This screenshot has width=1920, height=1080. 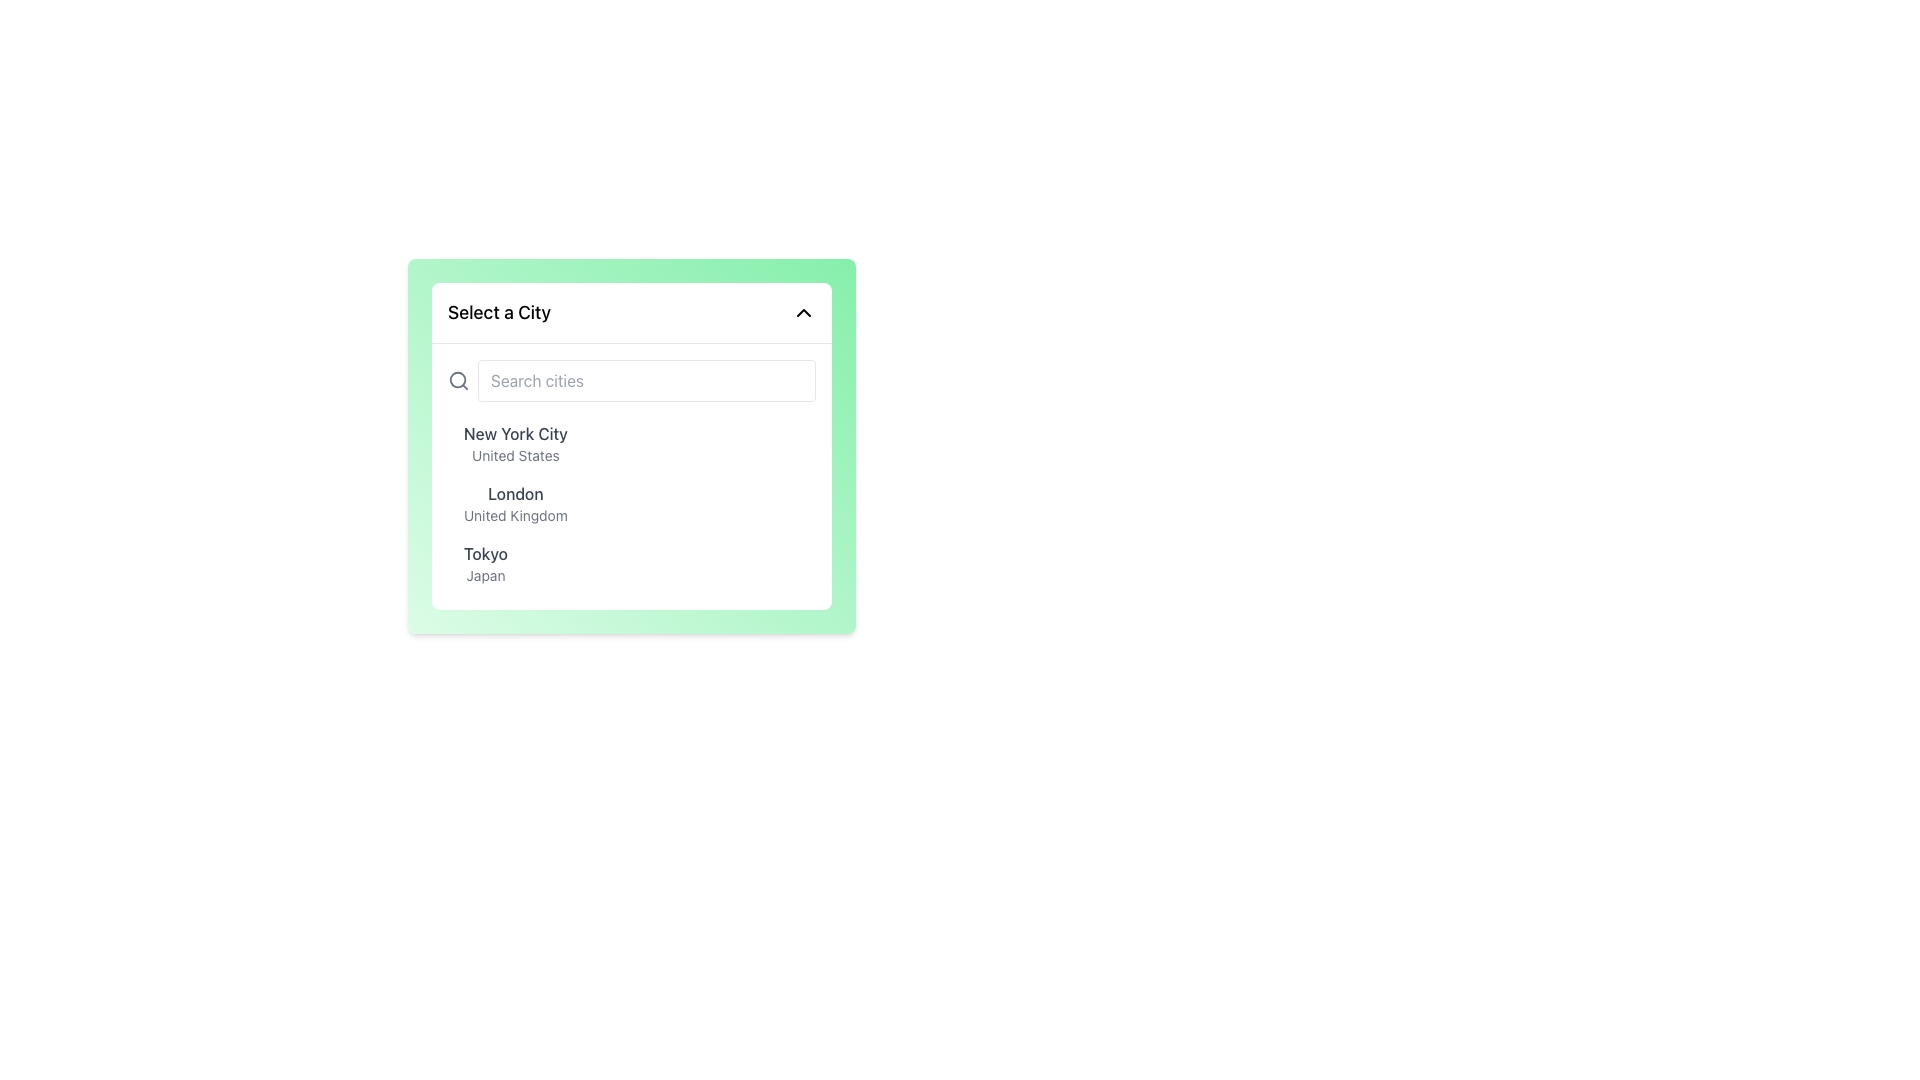 I want to click on the text label 'London' in the dropdown menu, so click(x=515, y=493).